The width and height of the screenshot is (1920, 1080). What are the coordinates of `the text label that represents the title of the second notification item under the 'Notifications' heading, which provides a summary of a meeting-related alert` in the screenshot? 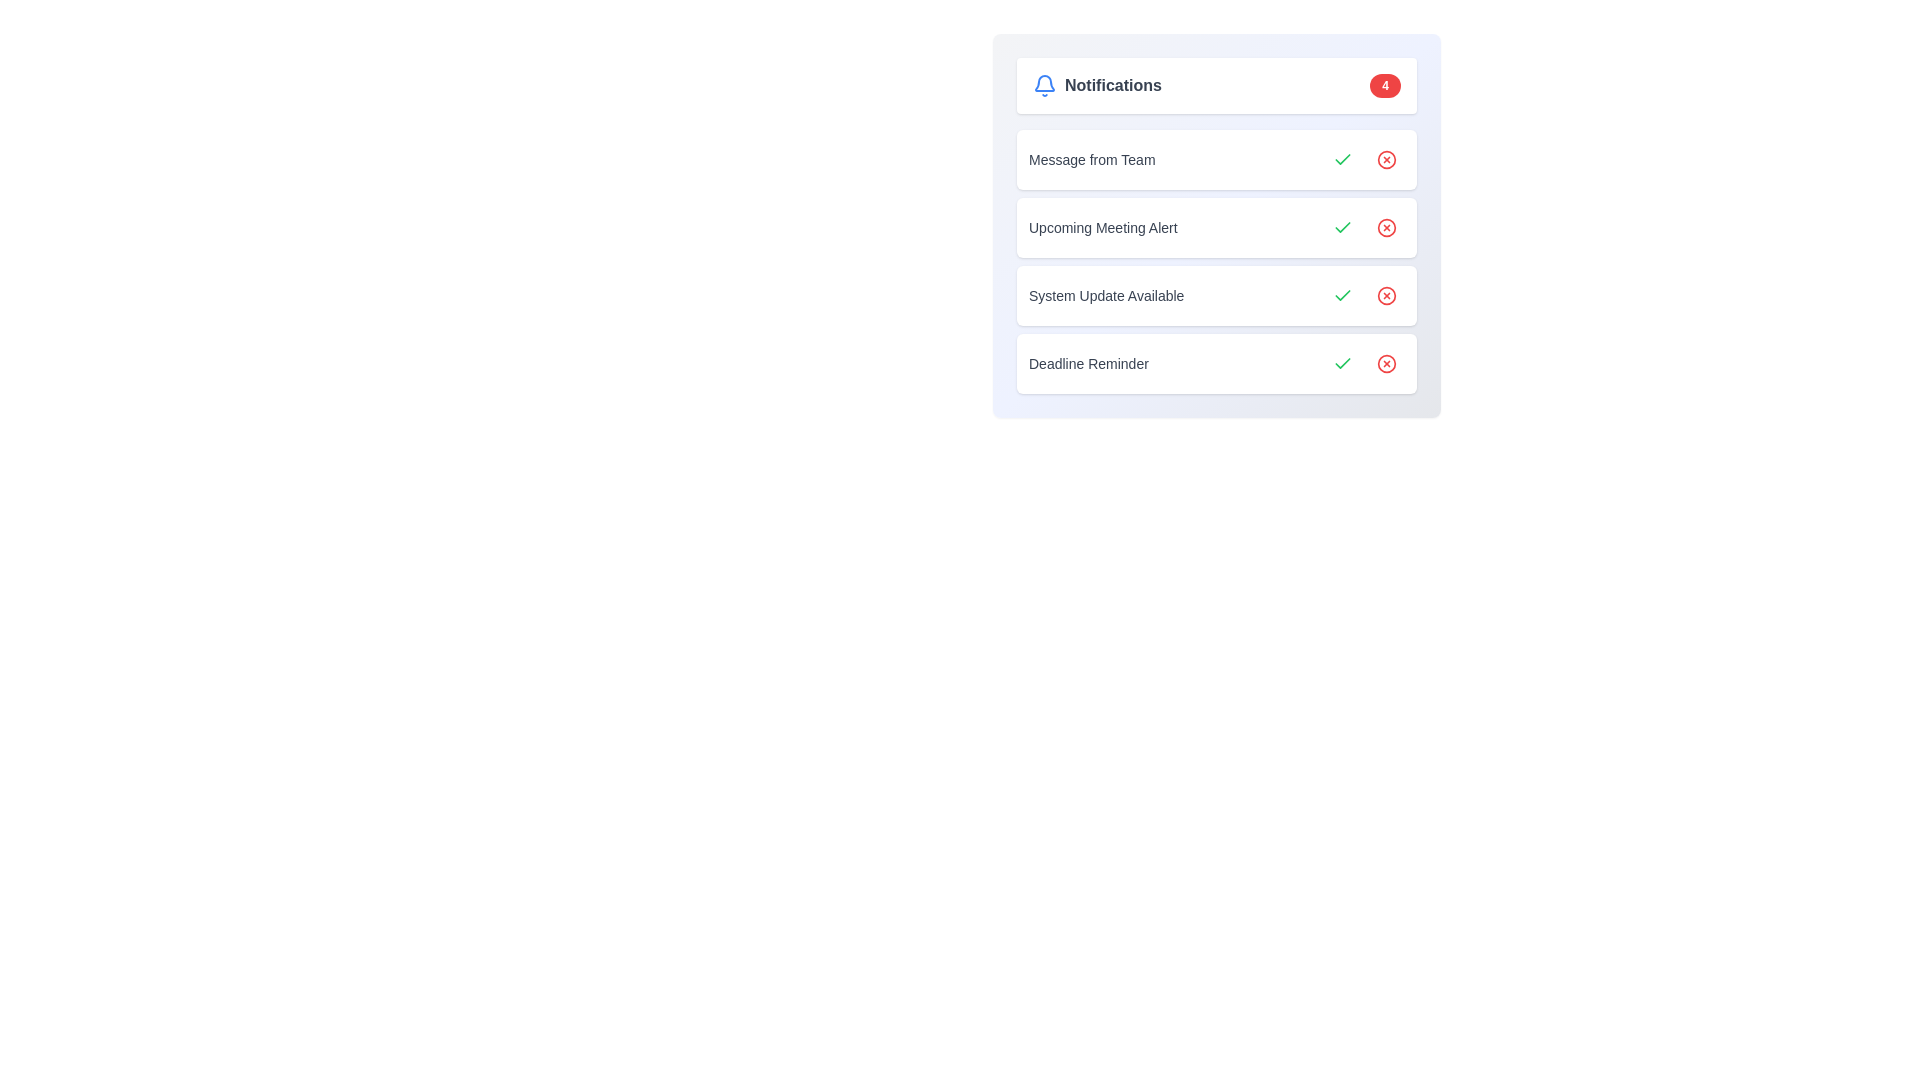 It's located at (1102, 226).